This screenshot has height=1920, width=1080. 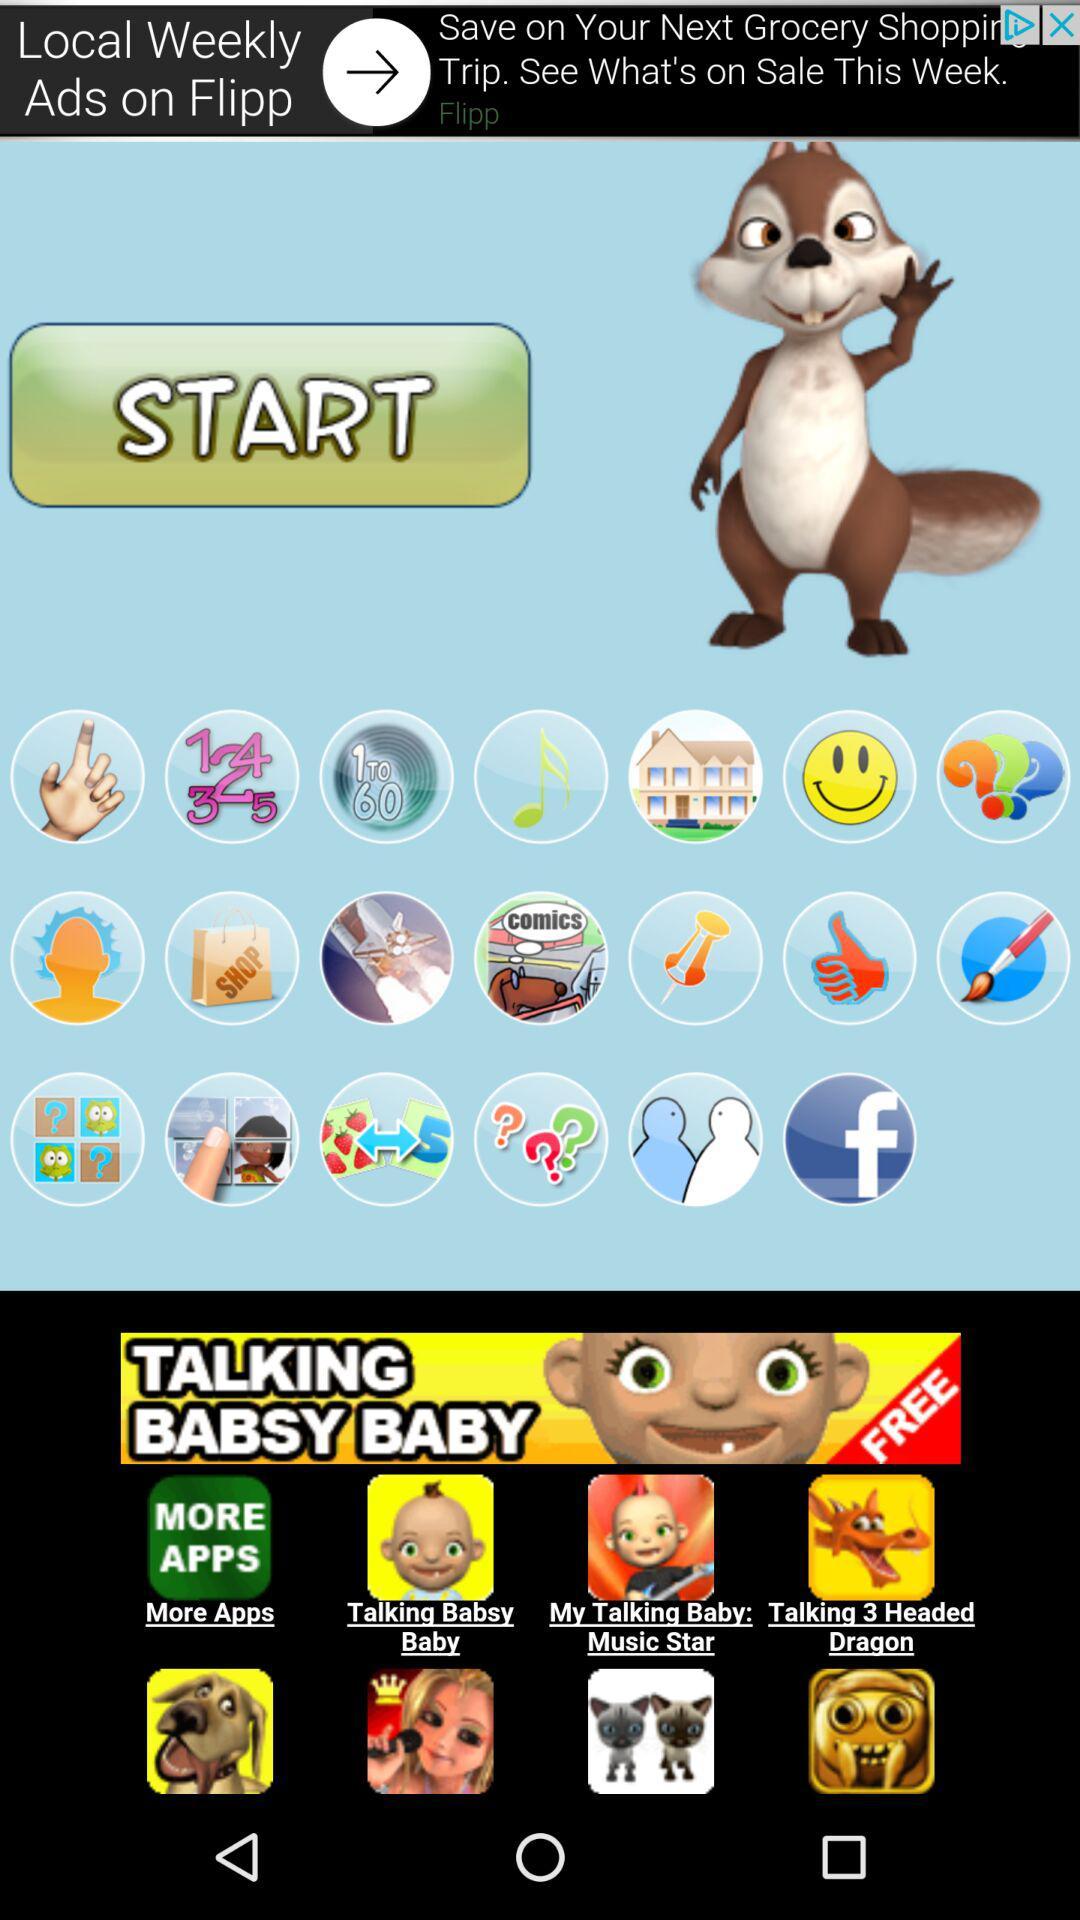 What do you see at coordinates (849, 1025) in the screenshot?
I see `the thumbs_up icon` at bounding box center [849, 1025].